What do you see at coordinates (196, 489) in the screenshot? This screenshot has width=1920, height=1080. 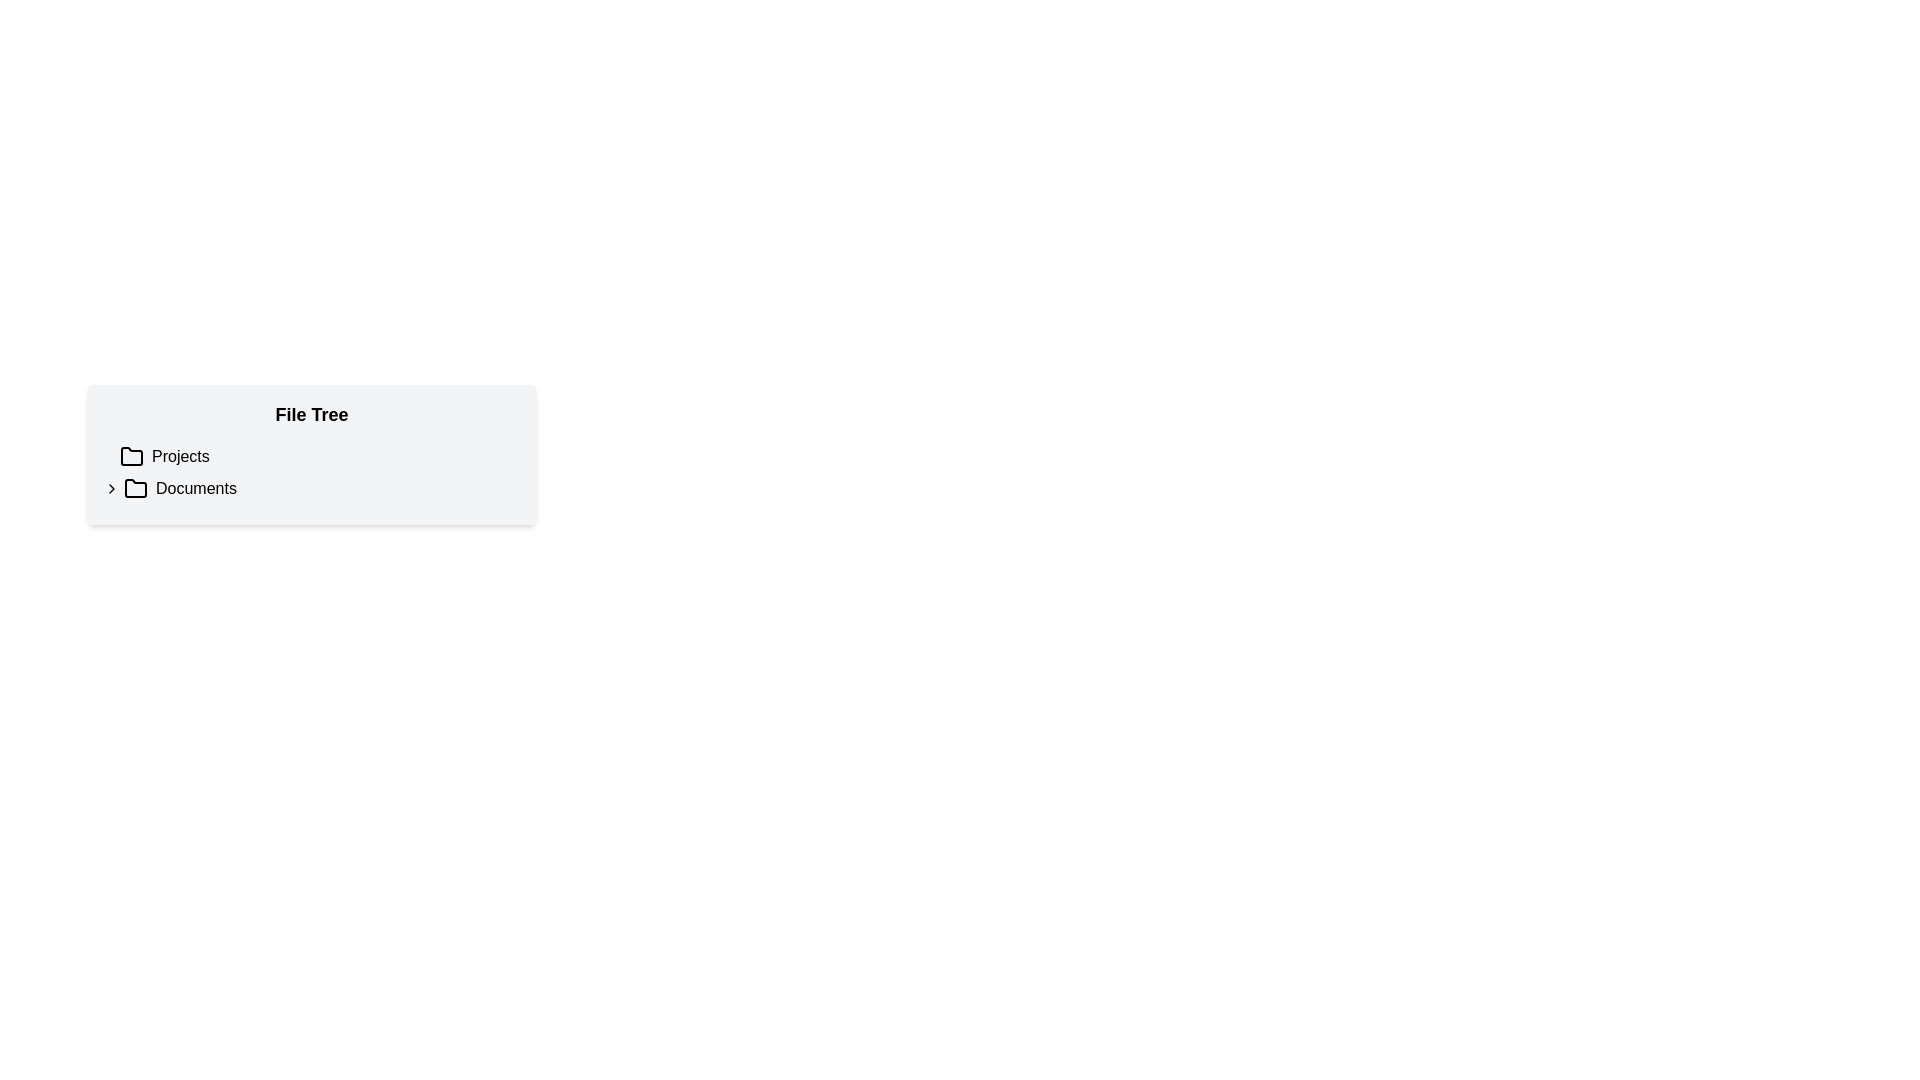 I see `the 'Documents' text label` at bounding box center [196, 489].